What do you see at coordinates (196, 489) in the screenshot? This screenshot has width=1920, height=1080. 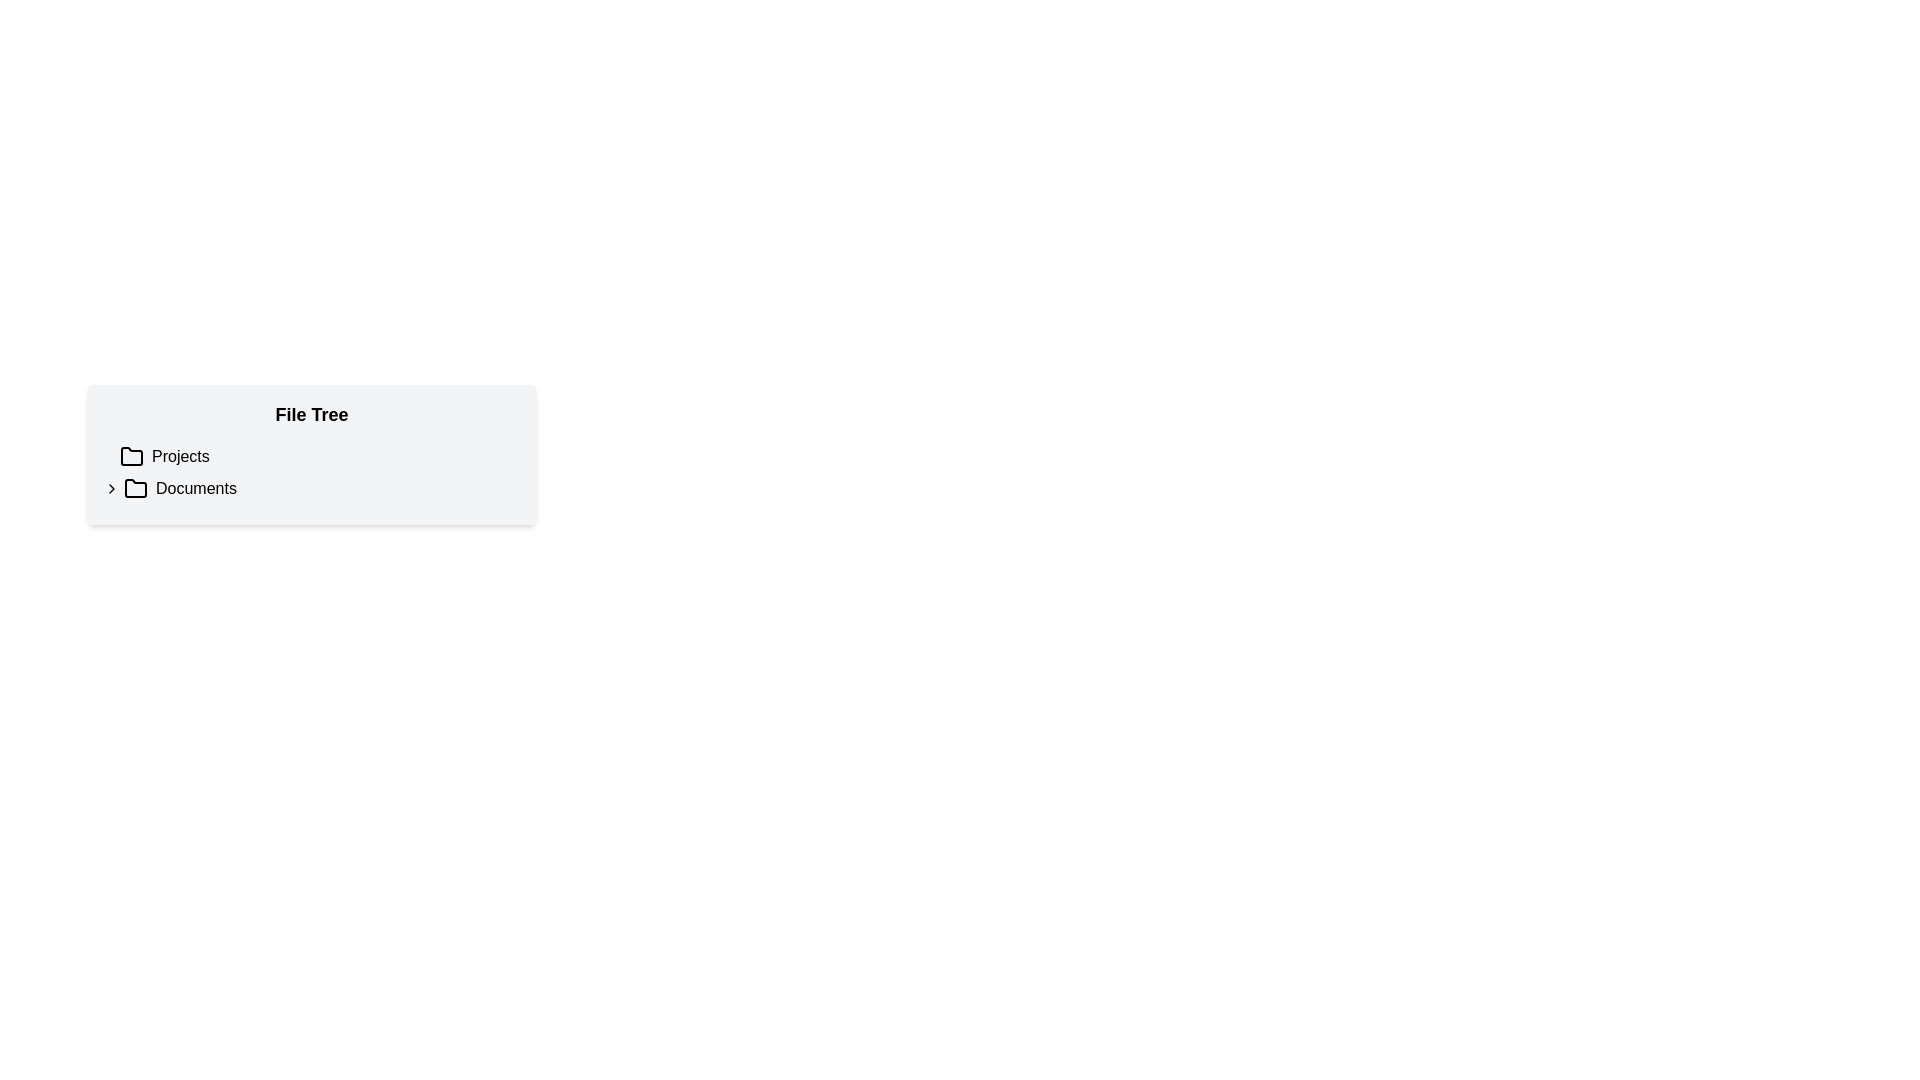 I see `the 'Documents' text label` at bounding box center [196, 489].